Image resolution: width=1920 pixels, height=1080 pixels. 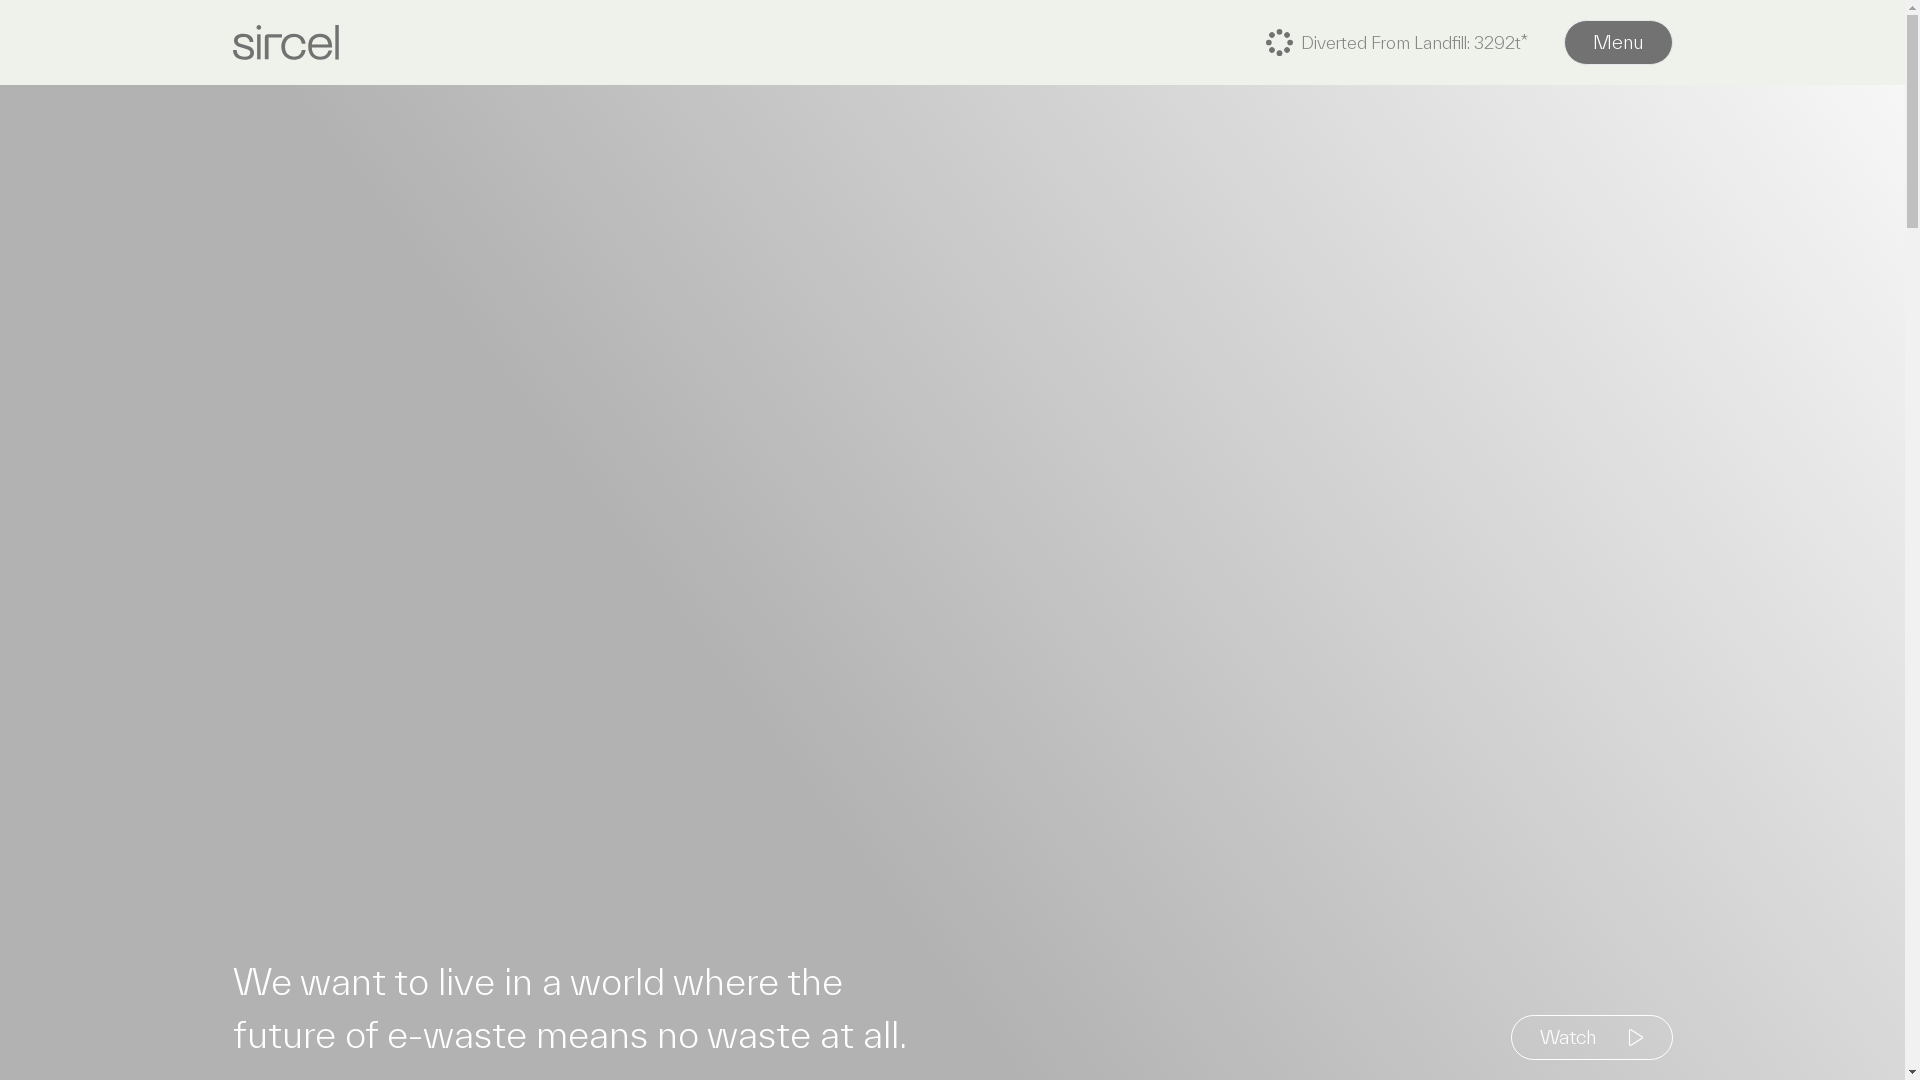 I want to click on 'Watch', so click(x=1589, y=1036).